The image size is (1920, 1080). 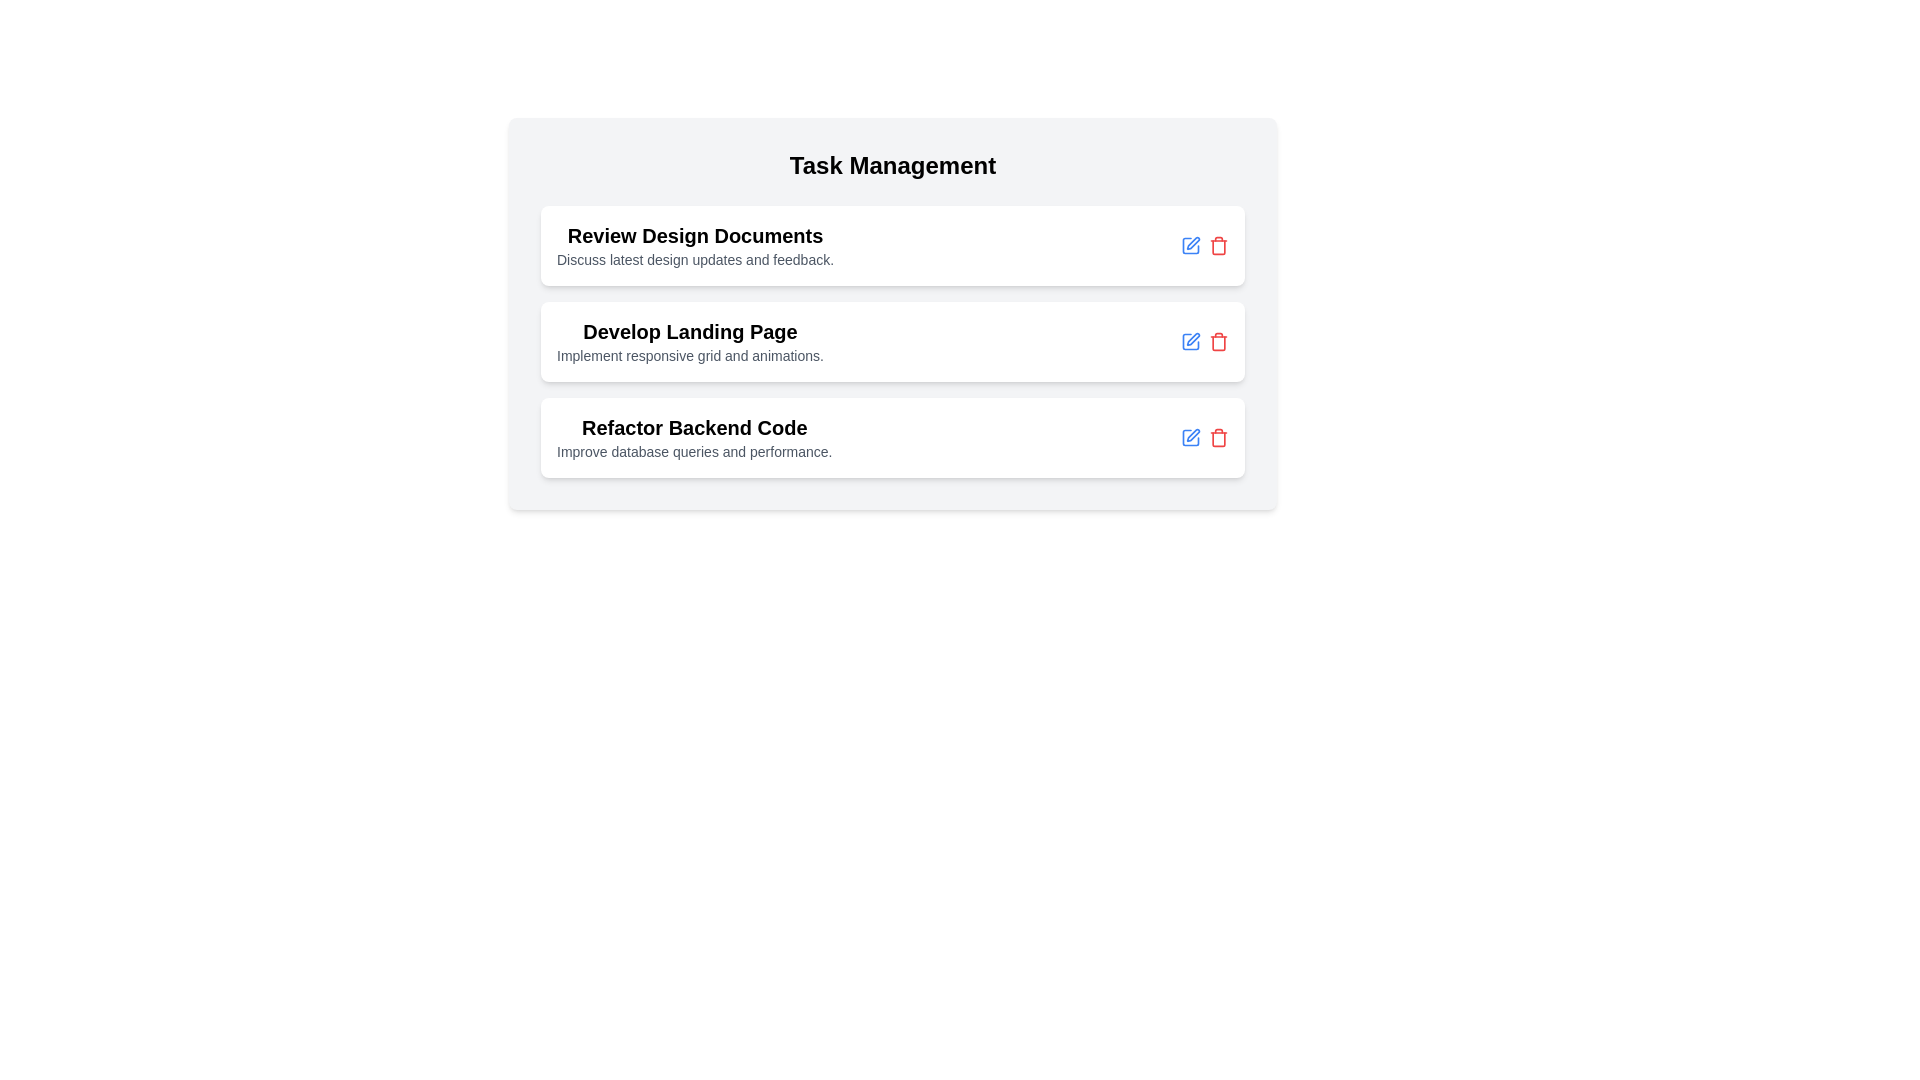 What do you see at coordinates (695, 245) in the screenshot?
I see `to select the first task item titled 'Review Design Documents' which serves as a summary and description of the task` at bounding box center [695, 245].